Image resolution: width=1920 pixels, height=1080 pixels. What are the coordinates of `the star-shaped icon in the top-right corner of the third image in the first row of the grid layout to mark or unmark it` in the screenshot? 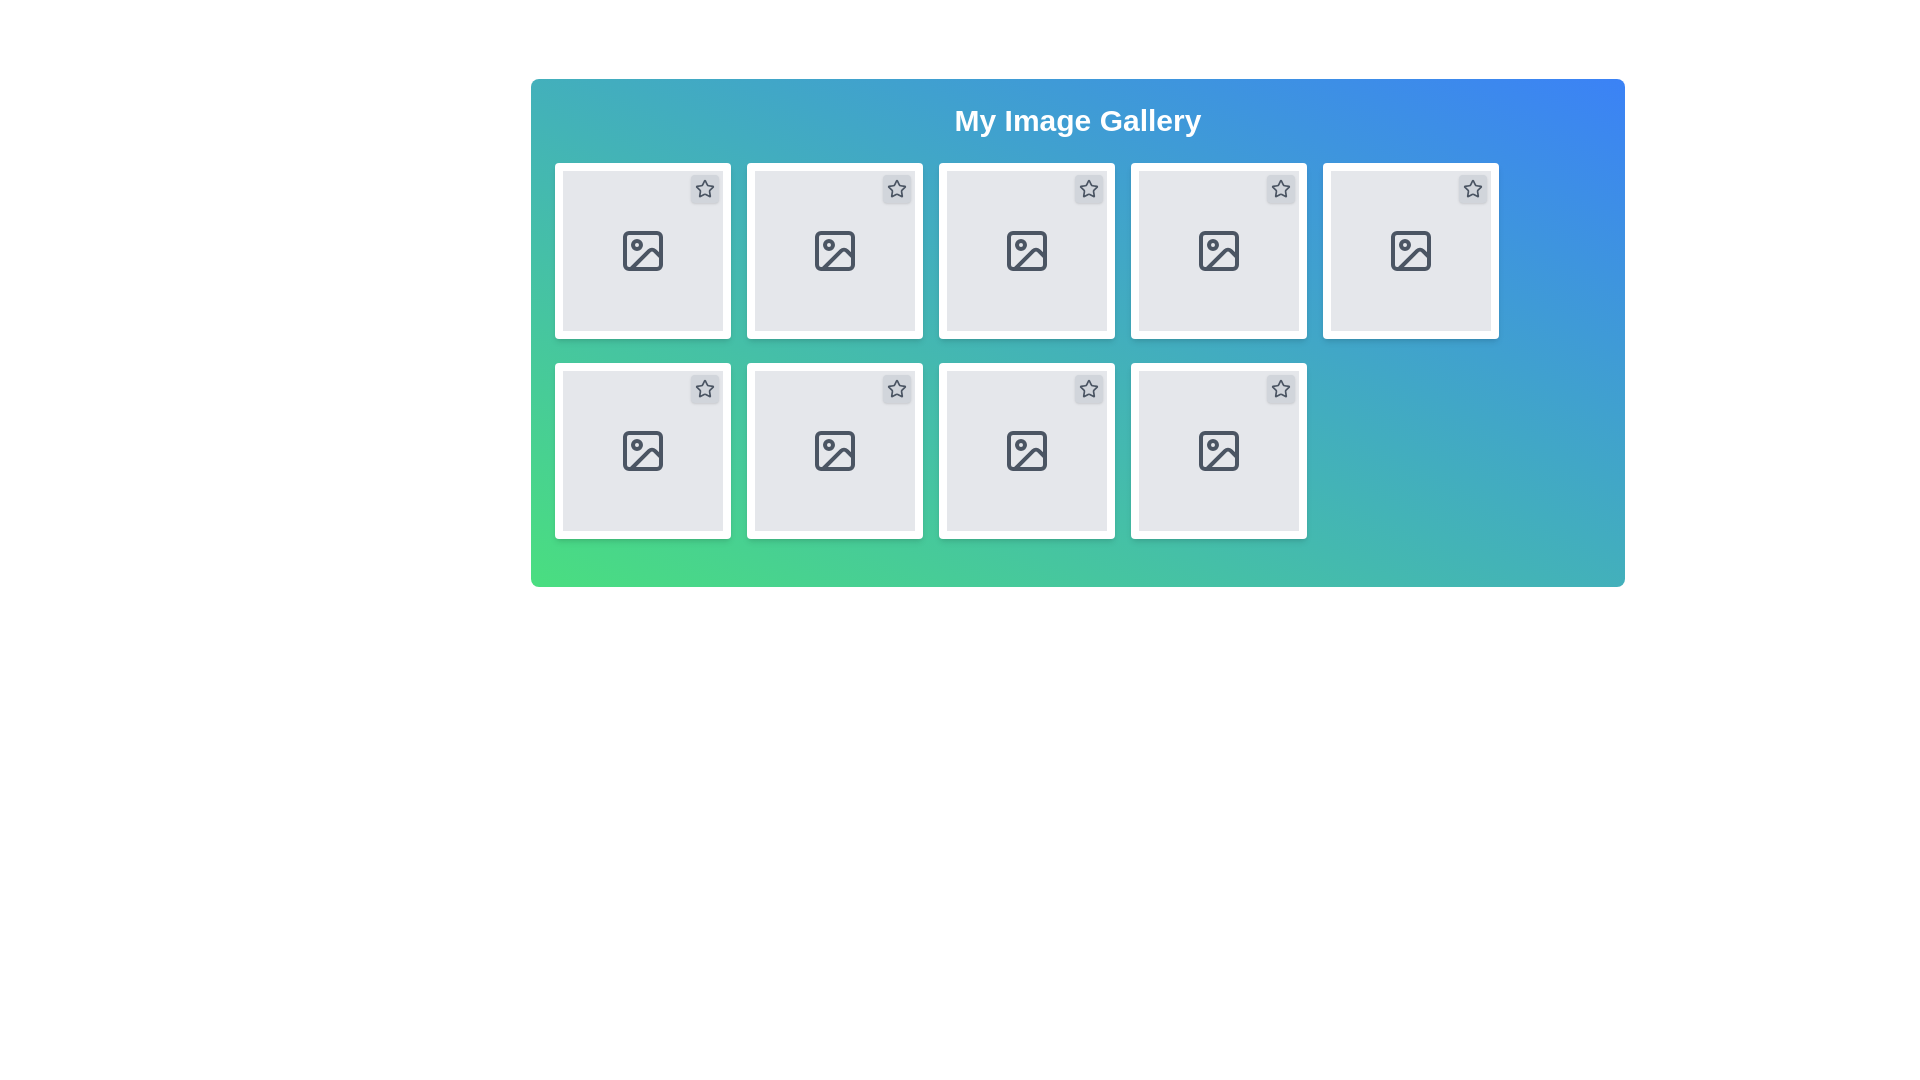 It's located at (1088, 189).